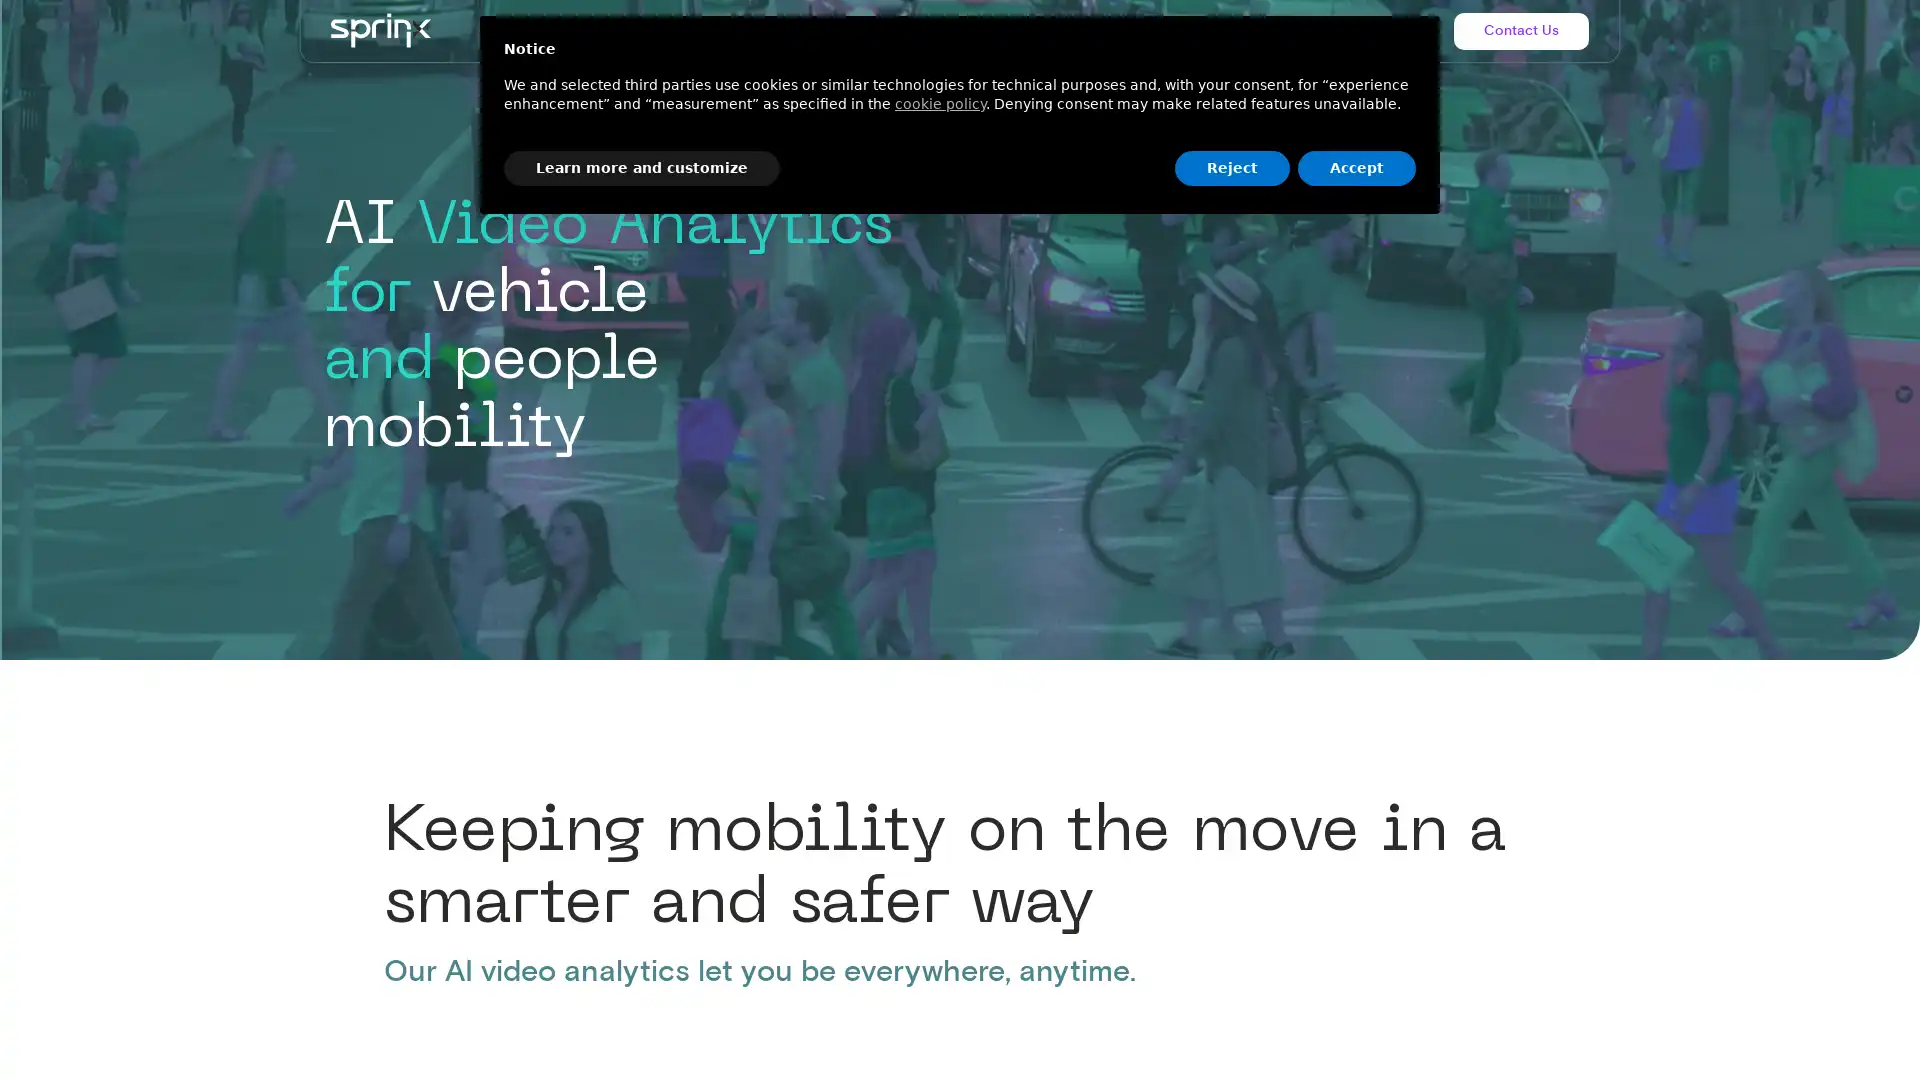 This screenshot has height=1080, width=1920. I want to click on Learn more and customize, so click(642, 167).